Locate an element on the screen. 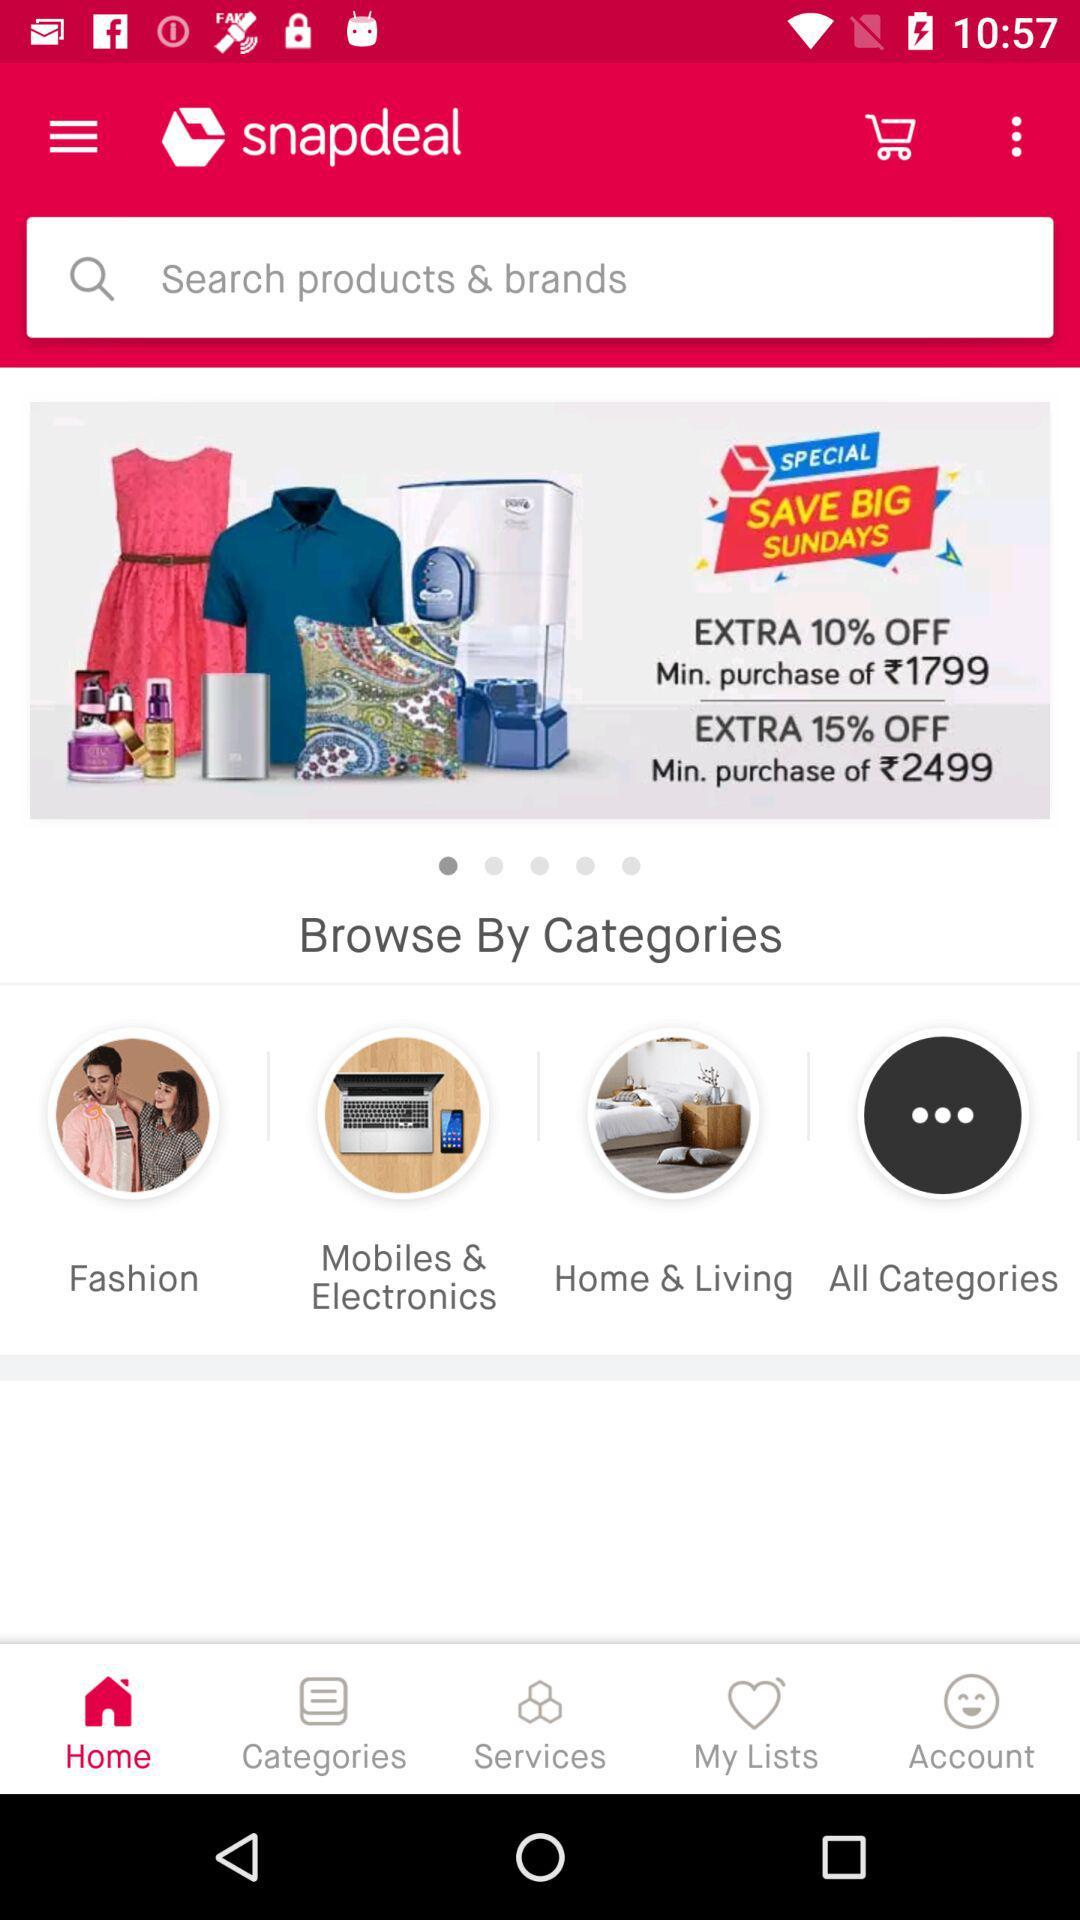  open menu is located at coordinates (72, 135).